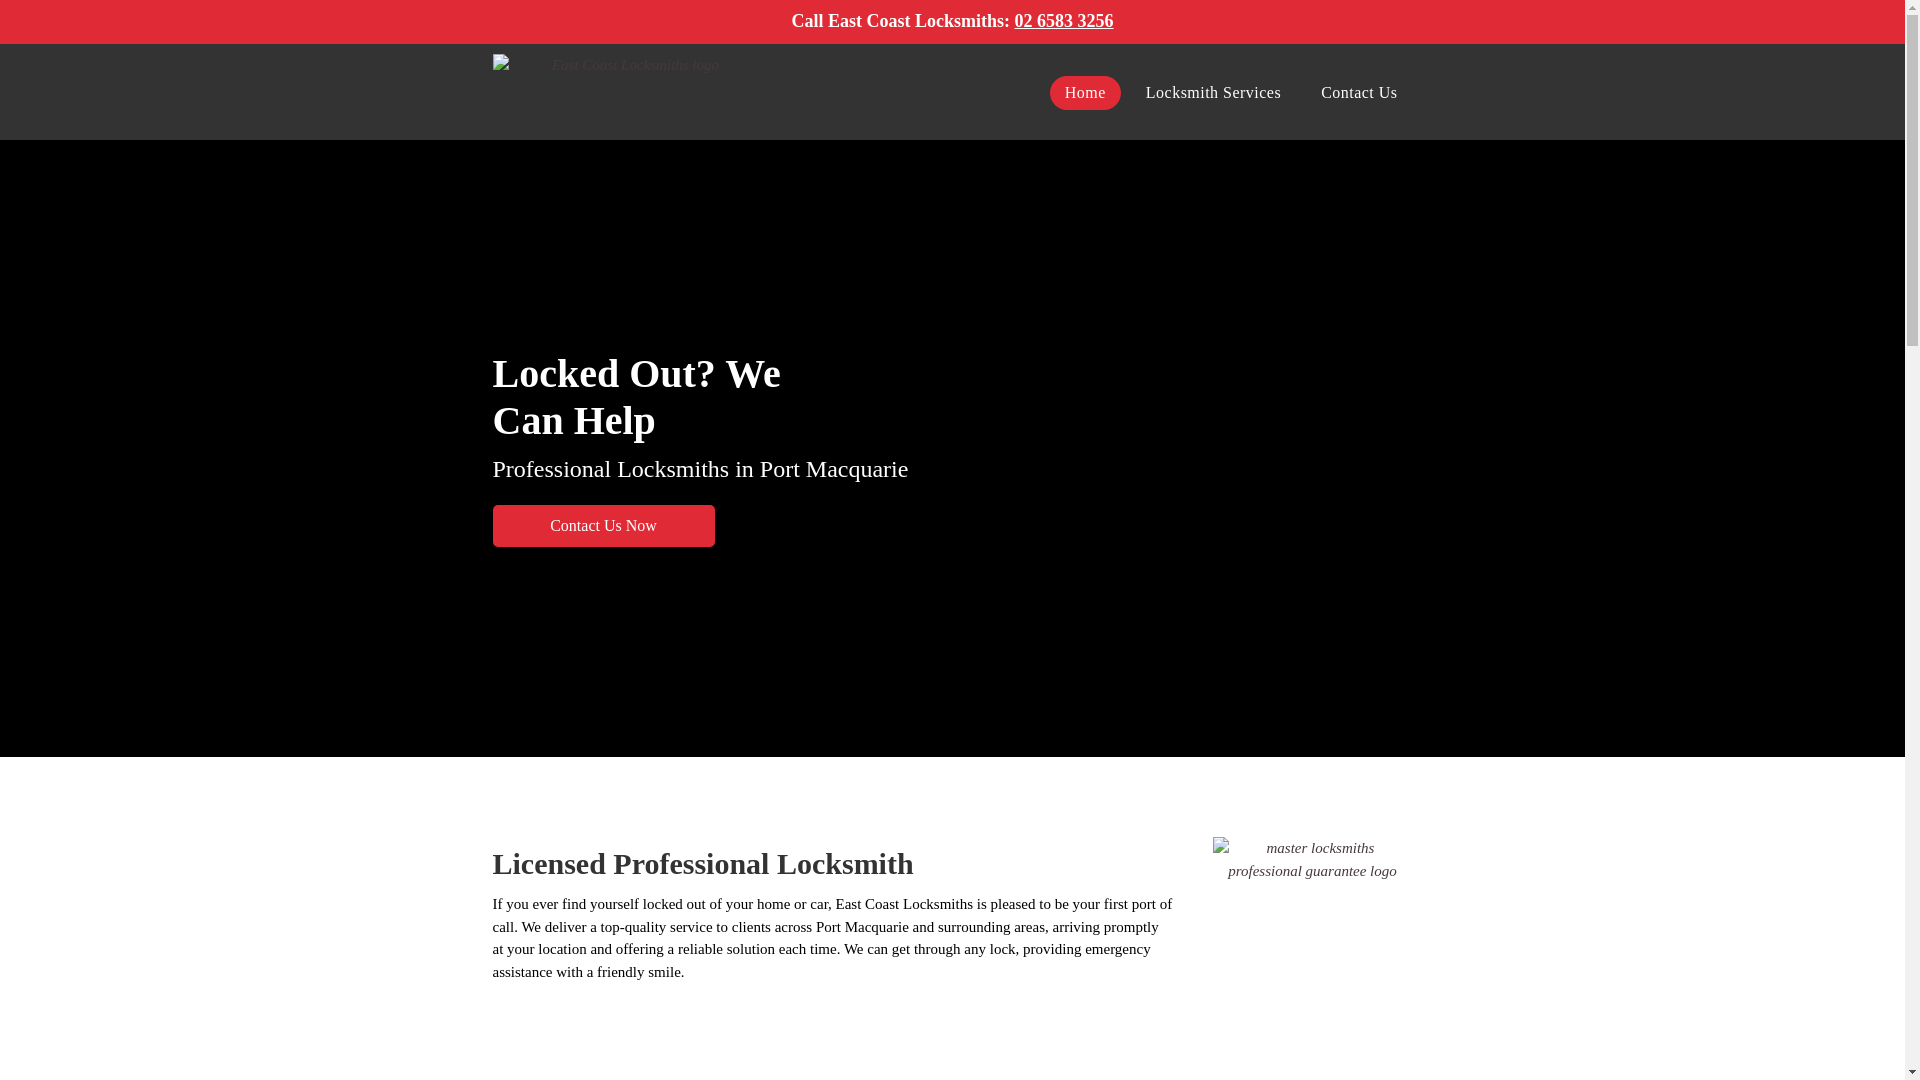 This screenshot has height=1080, width=1920. What do you see at coordinates (1084, 92) in the screenshot?
I see `'Home'` at bounding box center [1084, 92].